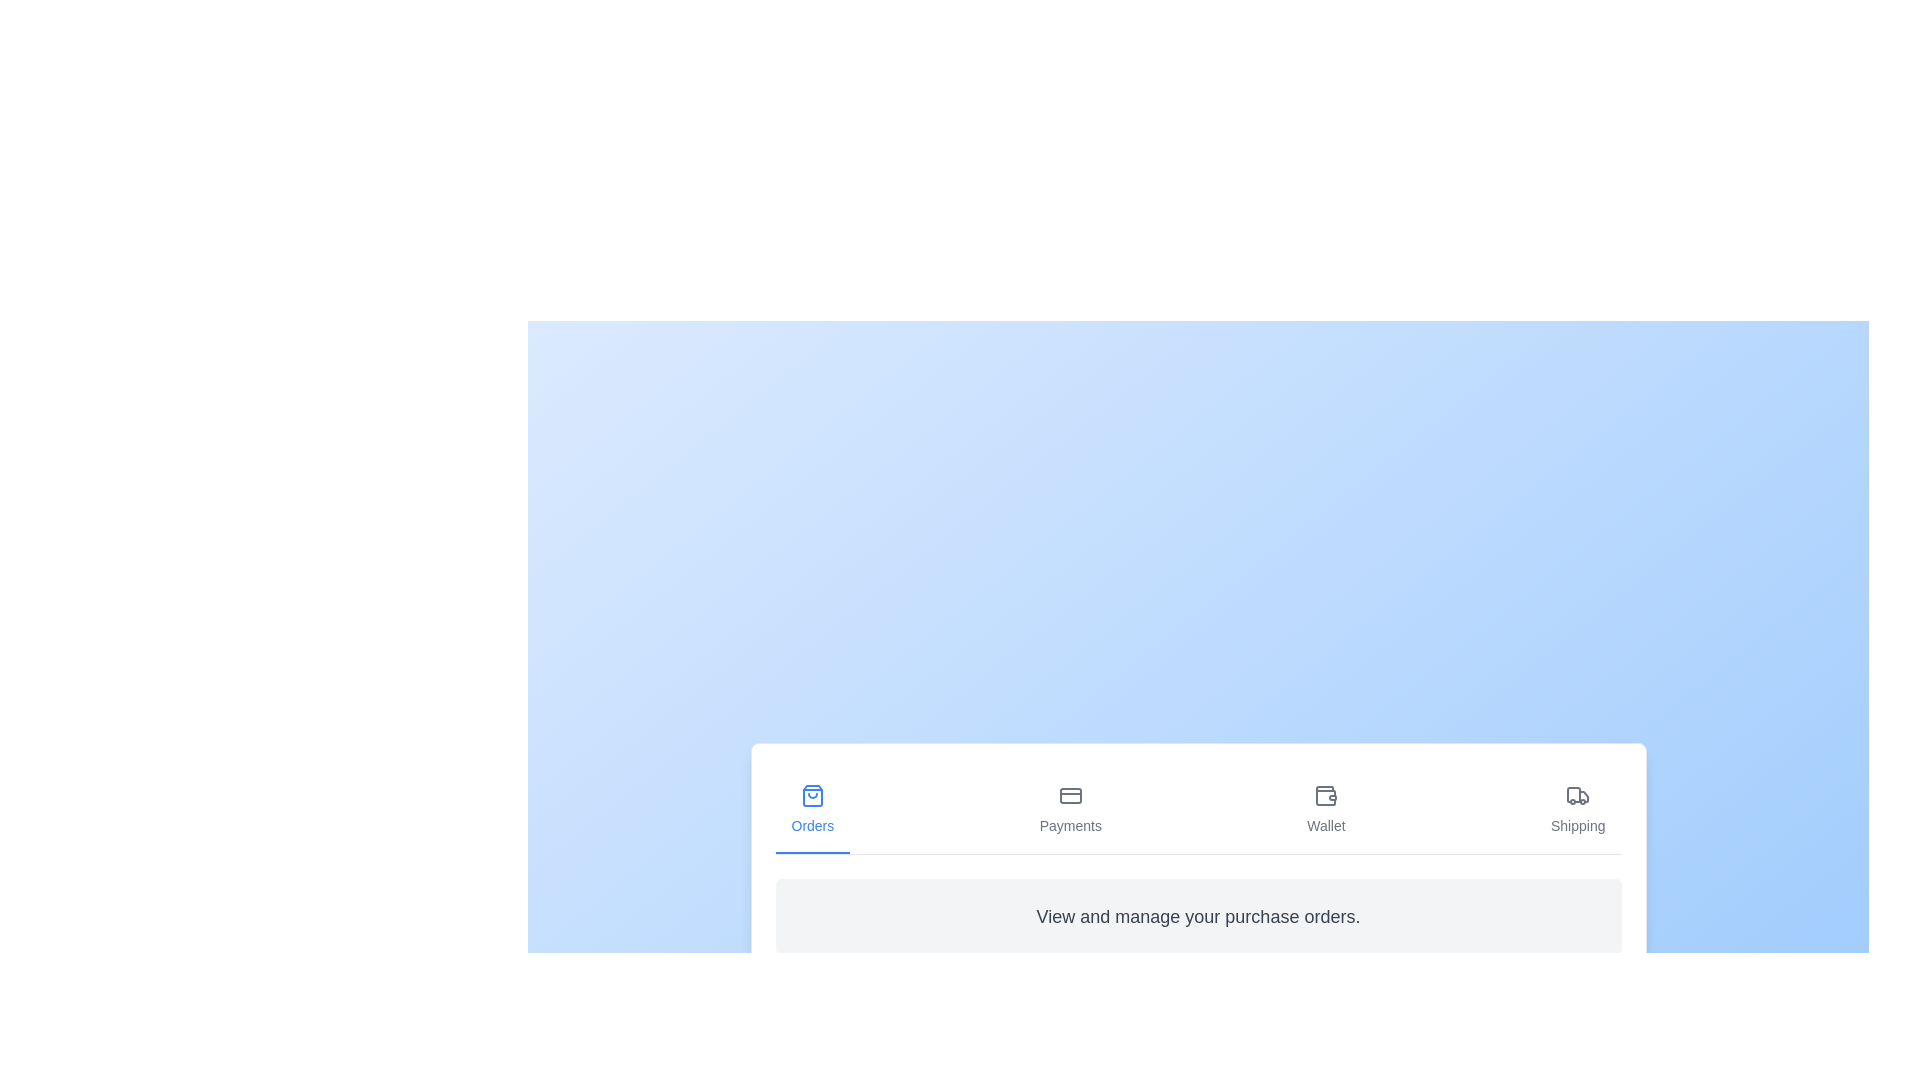 The image size is (1920, 1080). I want to click on the informational label that displays the text 'View and manage your purchase orders.' which is located below the navigation menu and centered in the section, so click(1198, 916).